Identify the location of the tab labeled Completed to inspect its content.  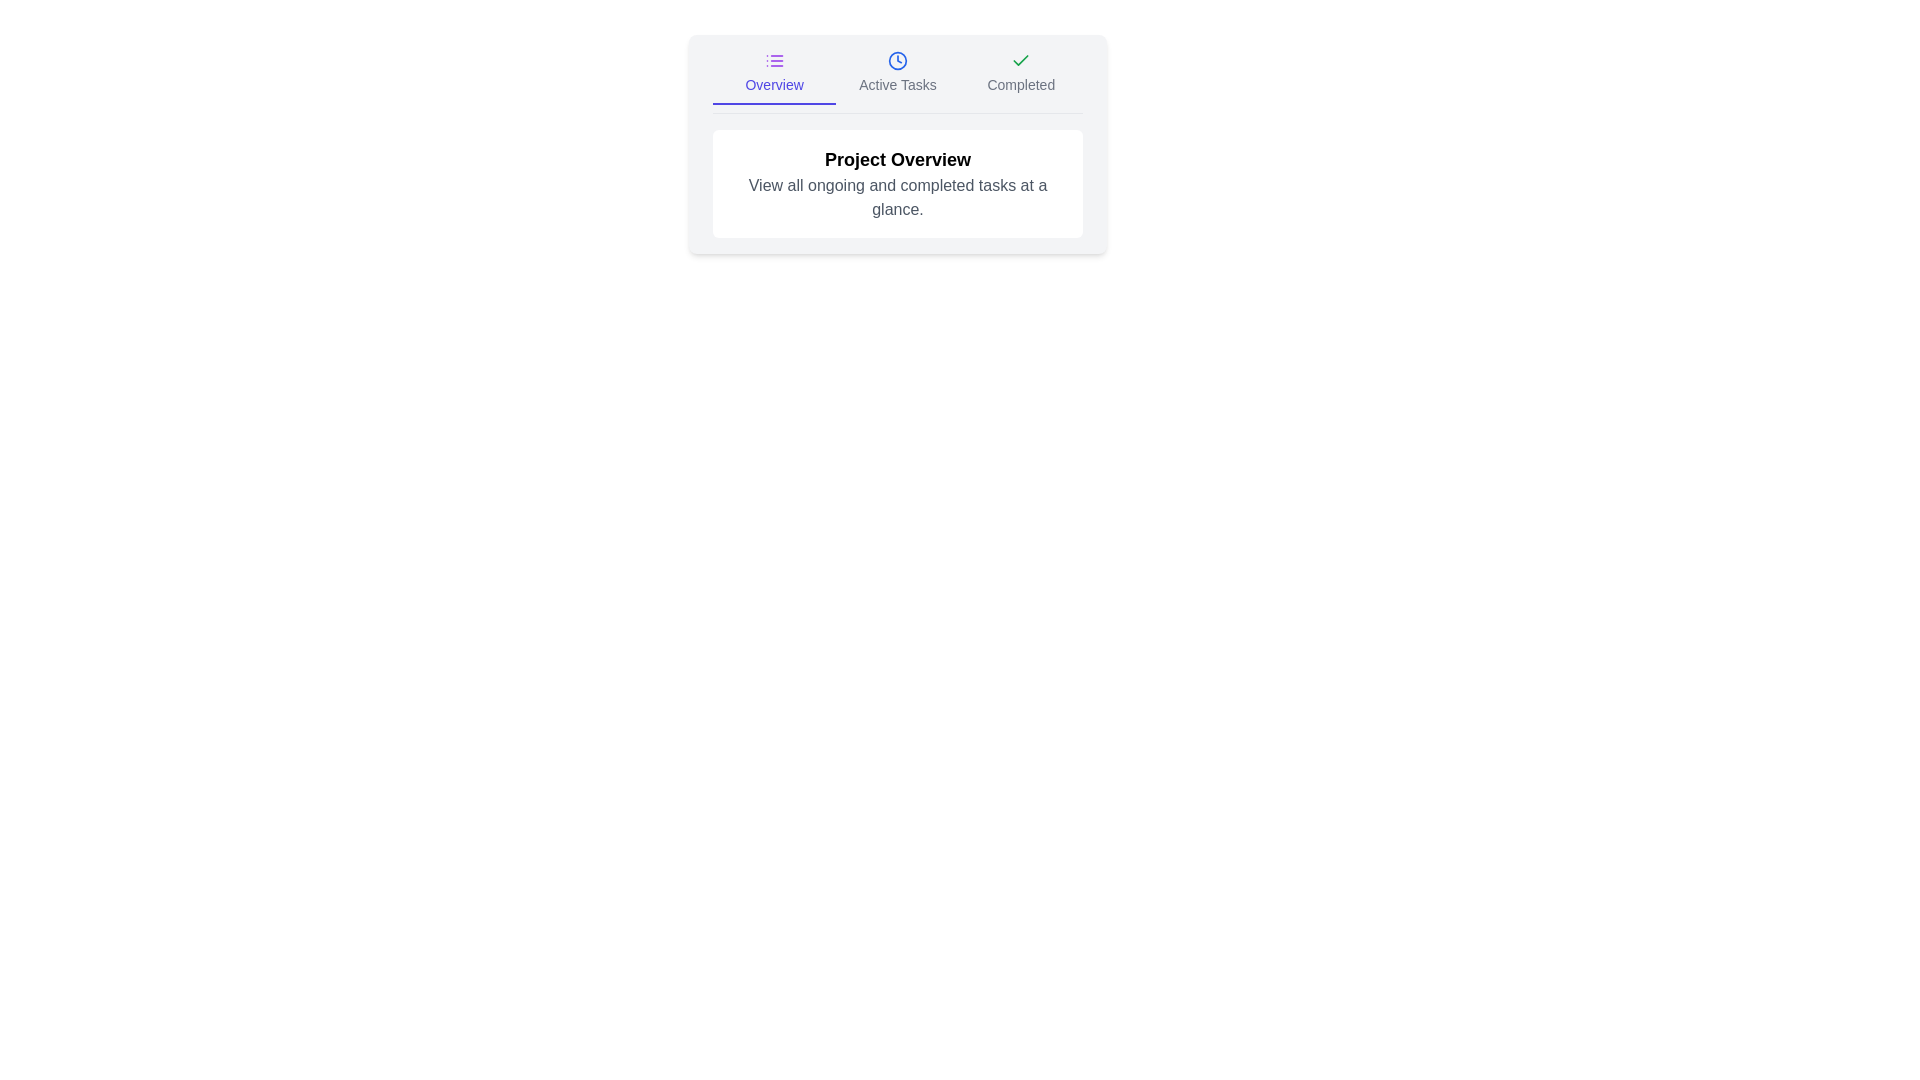
(1021, 76).